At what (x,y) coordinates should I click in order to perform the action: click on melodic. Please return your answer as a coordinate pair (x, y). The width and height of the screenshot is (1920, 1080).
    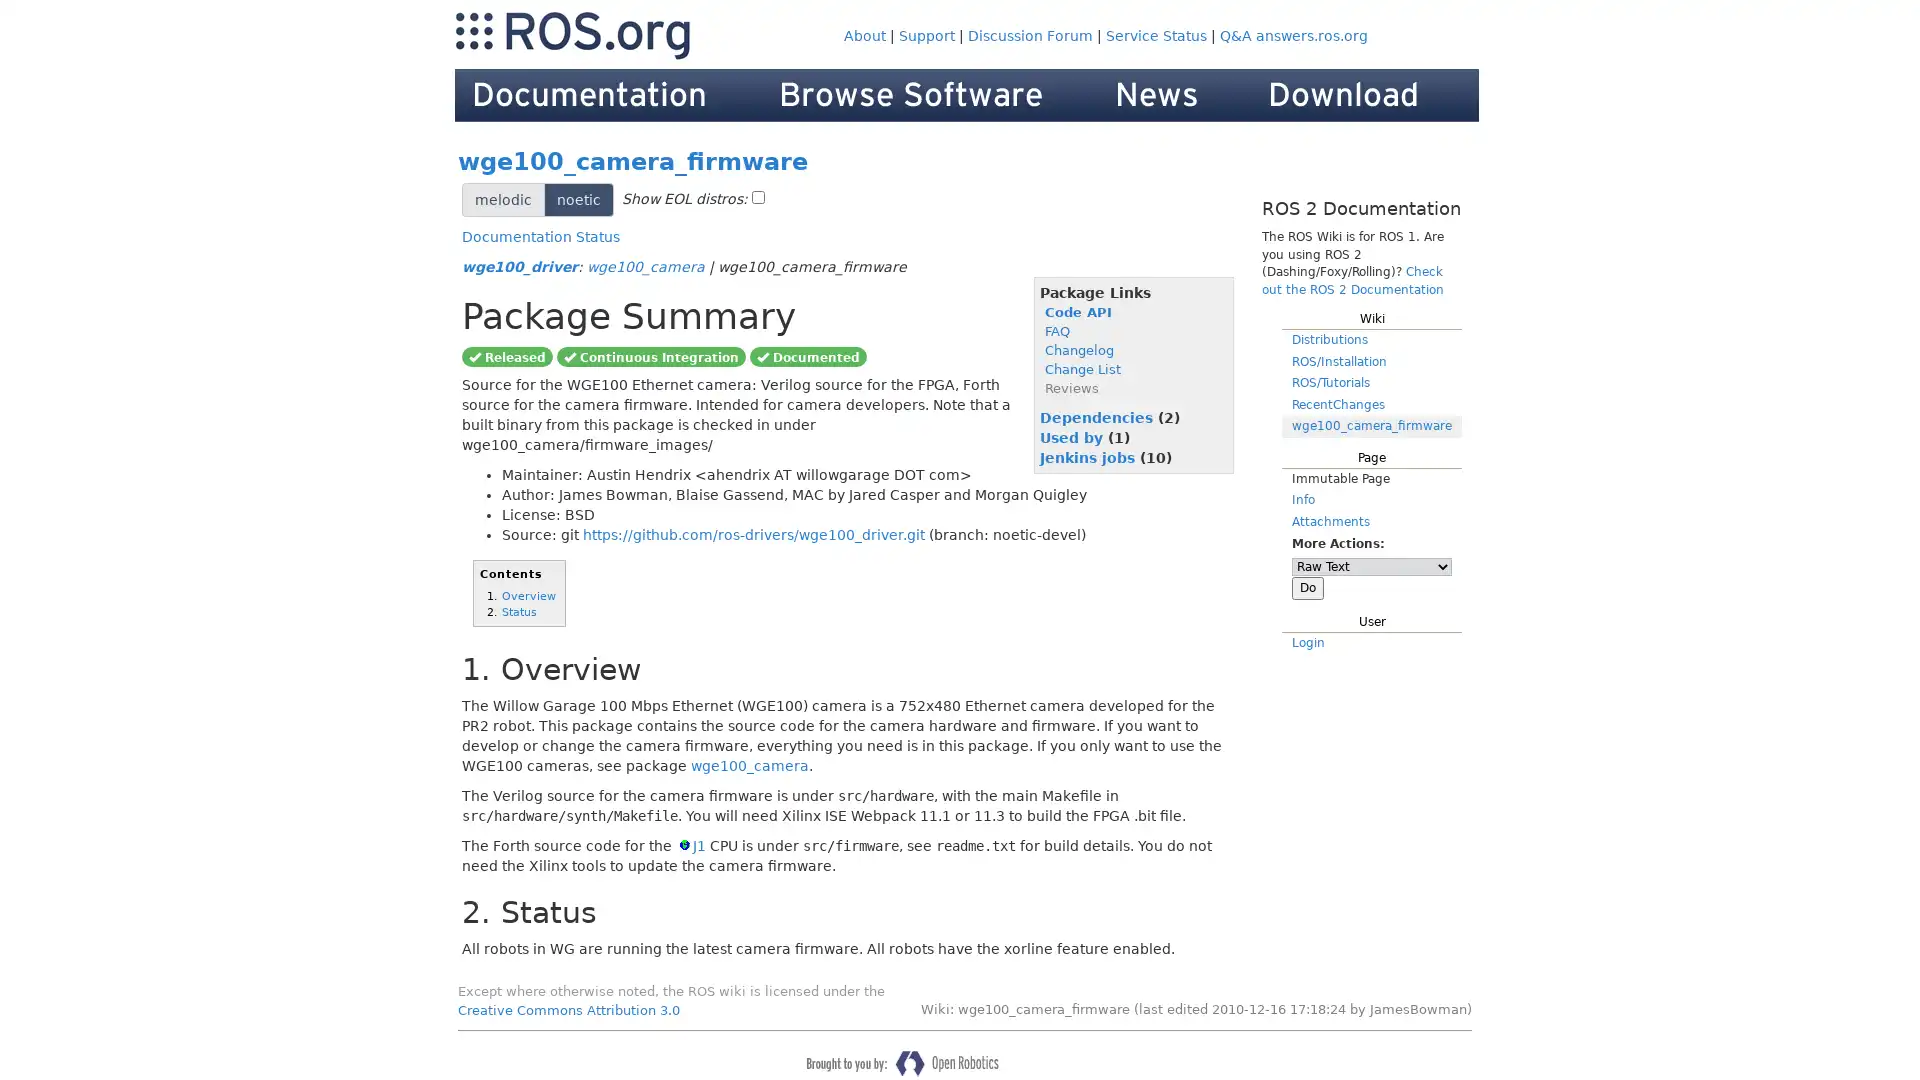
    Looking at the image, I should click on (503, 200).